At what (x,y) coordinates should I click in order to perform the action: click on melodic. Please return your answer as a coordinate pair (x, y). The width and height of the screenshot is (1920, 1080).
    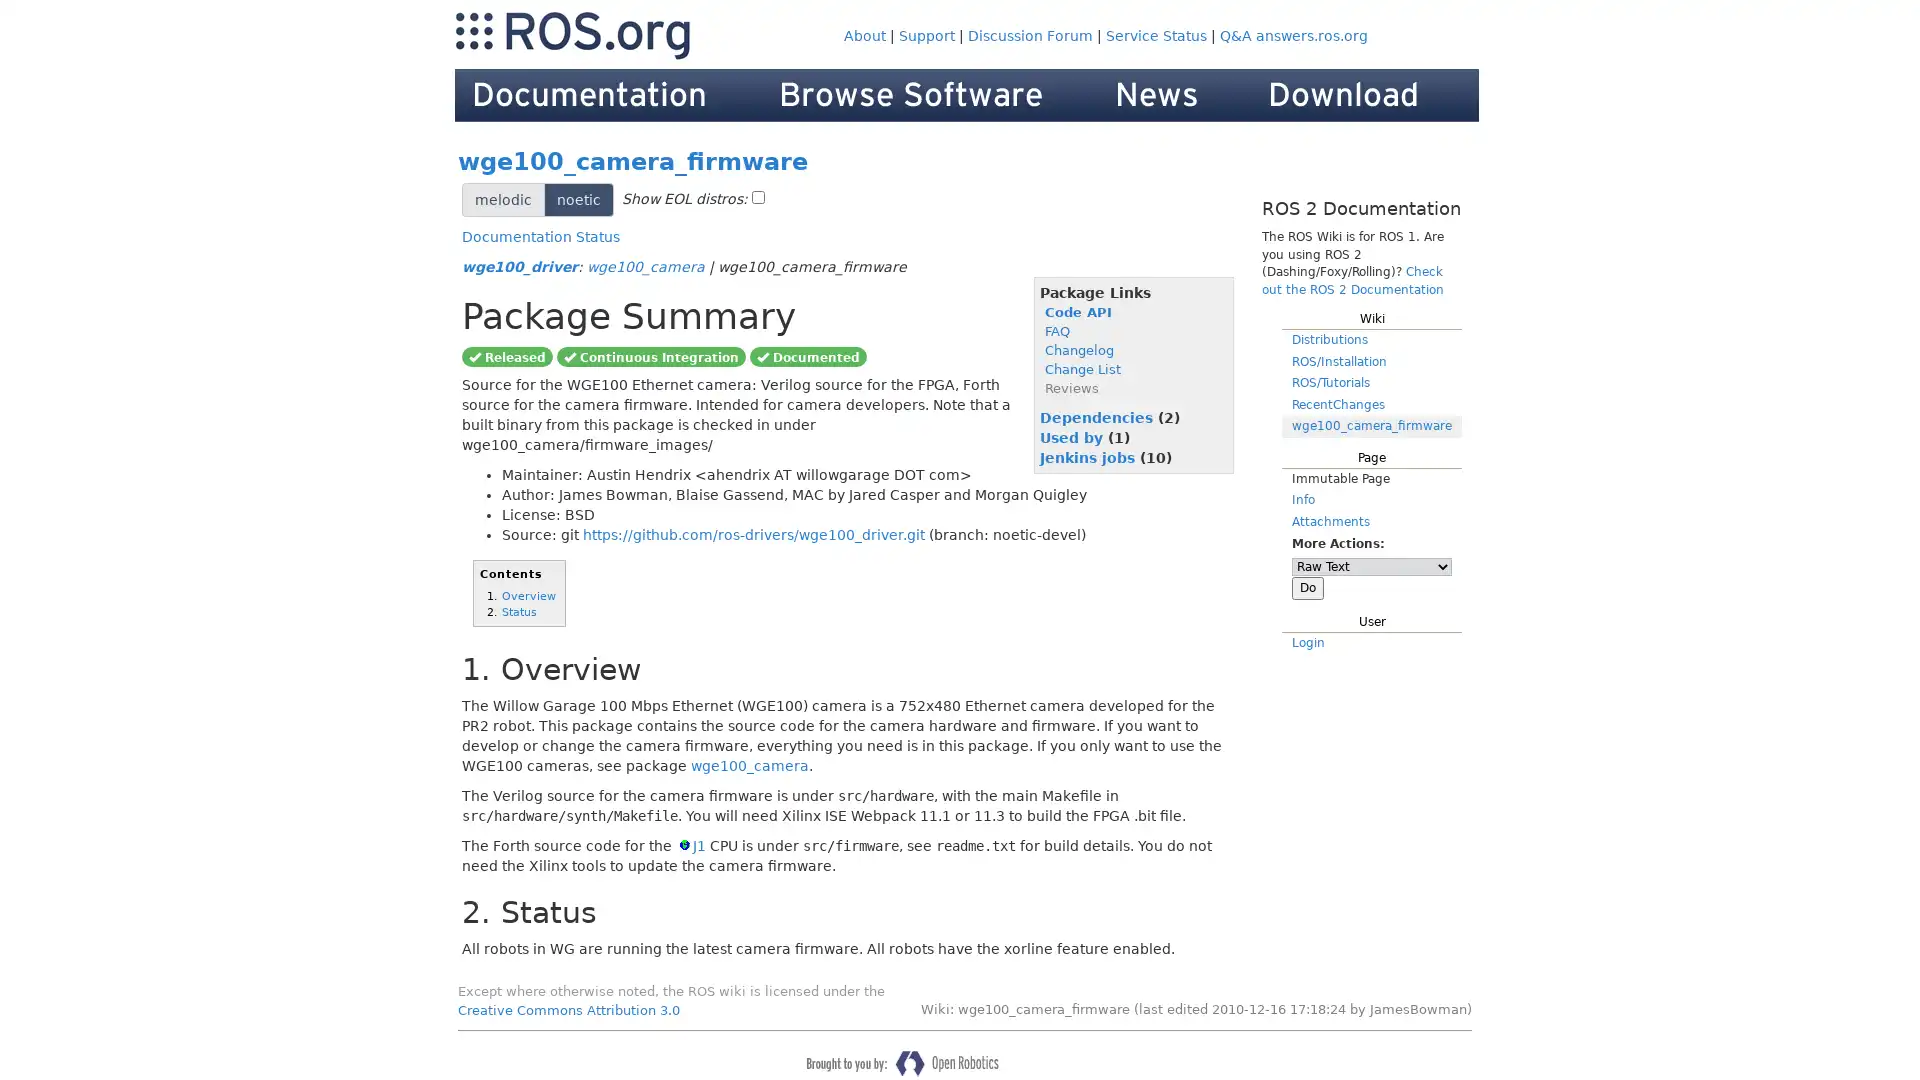
    Looking at the image, I should click on (503, 200).